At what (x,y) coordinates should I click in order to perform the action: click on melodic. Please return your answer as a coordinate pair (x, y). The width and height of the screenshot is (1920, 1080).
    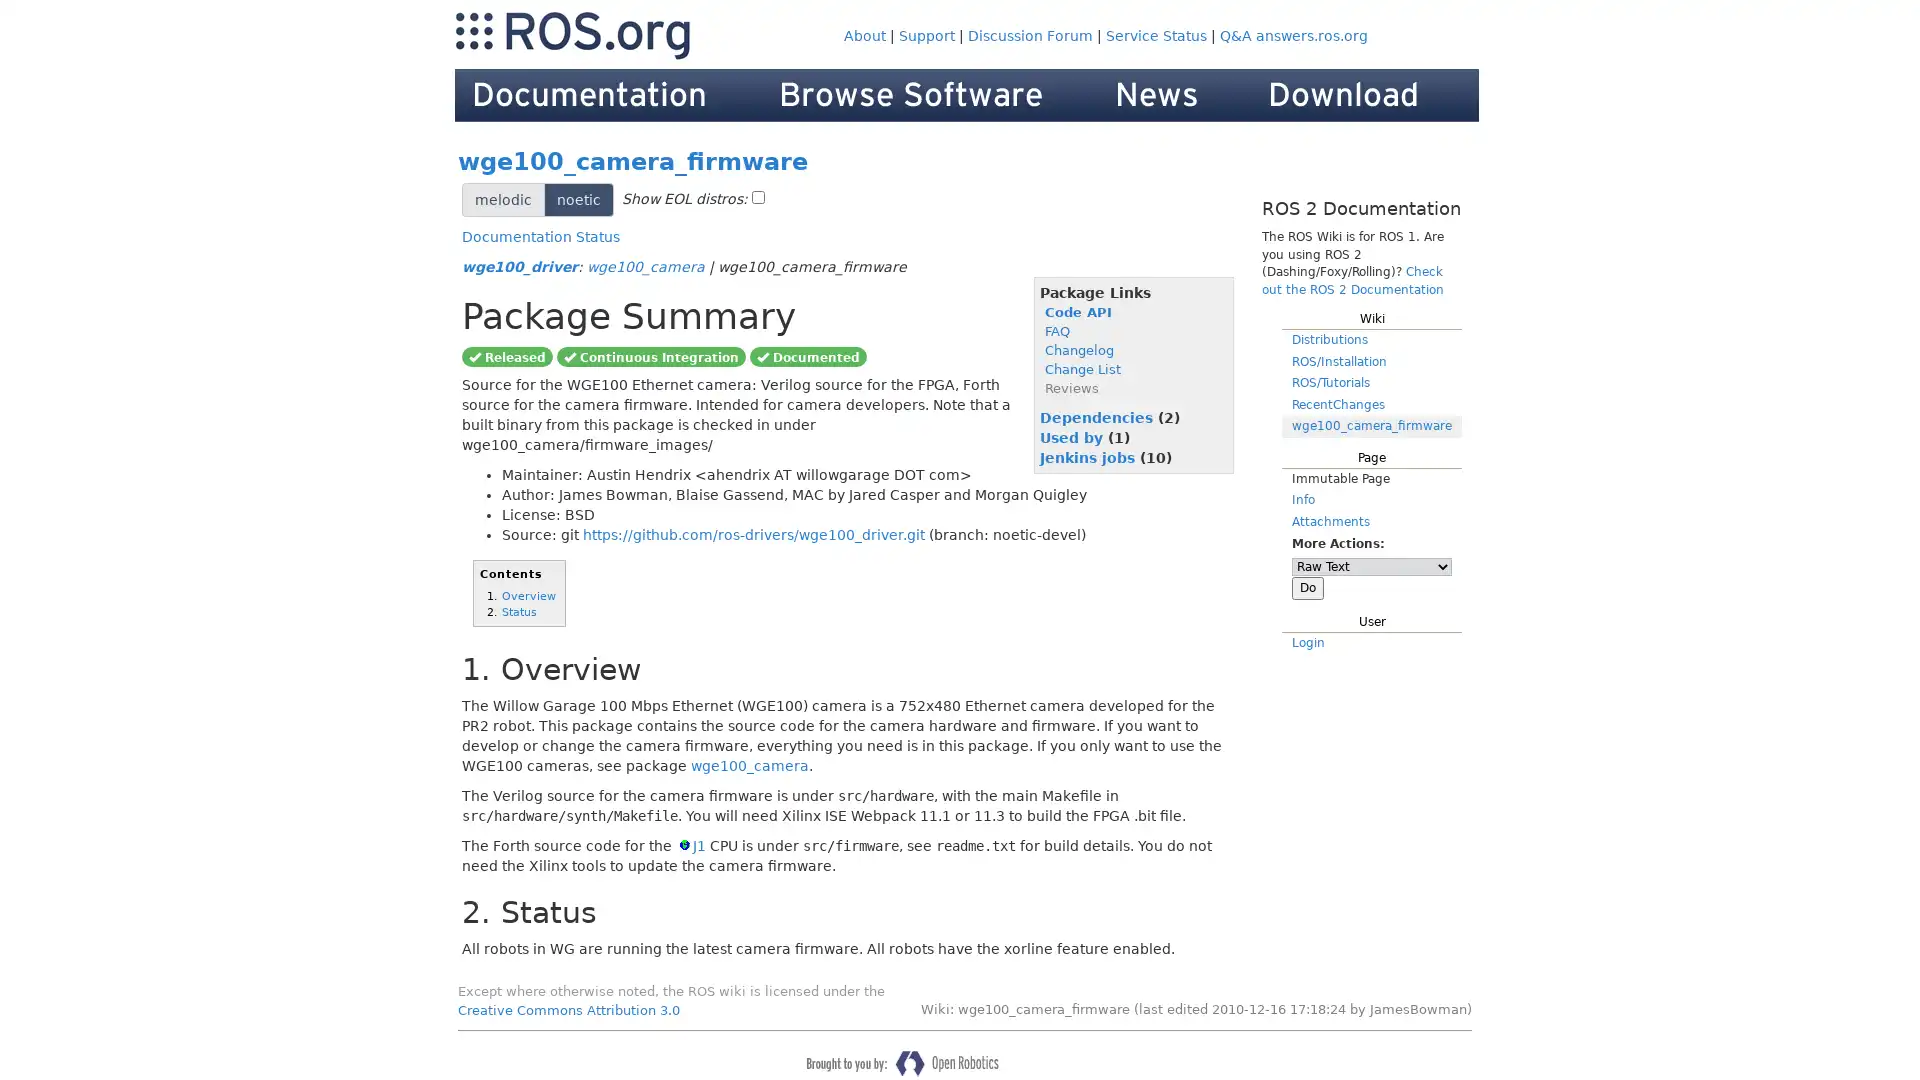
    Looking at the image, I should click on (503, 200).